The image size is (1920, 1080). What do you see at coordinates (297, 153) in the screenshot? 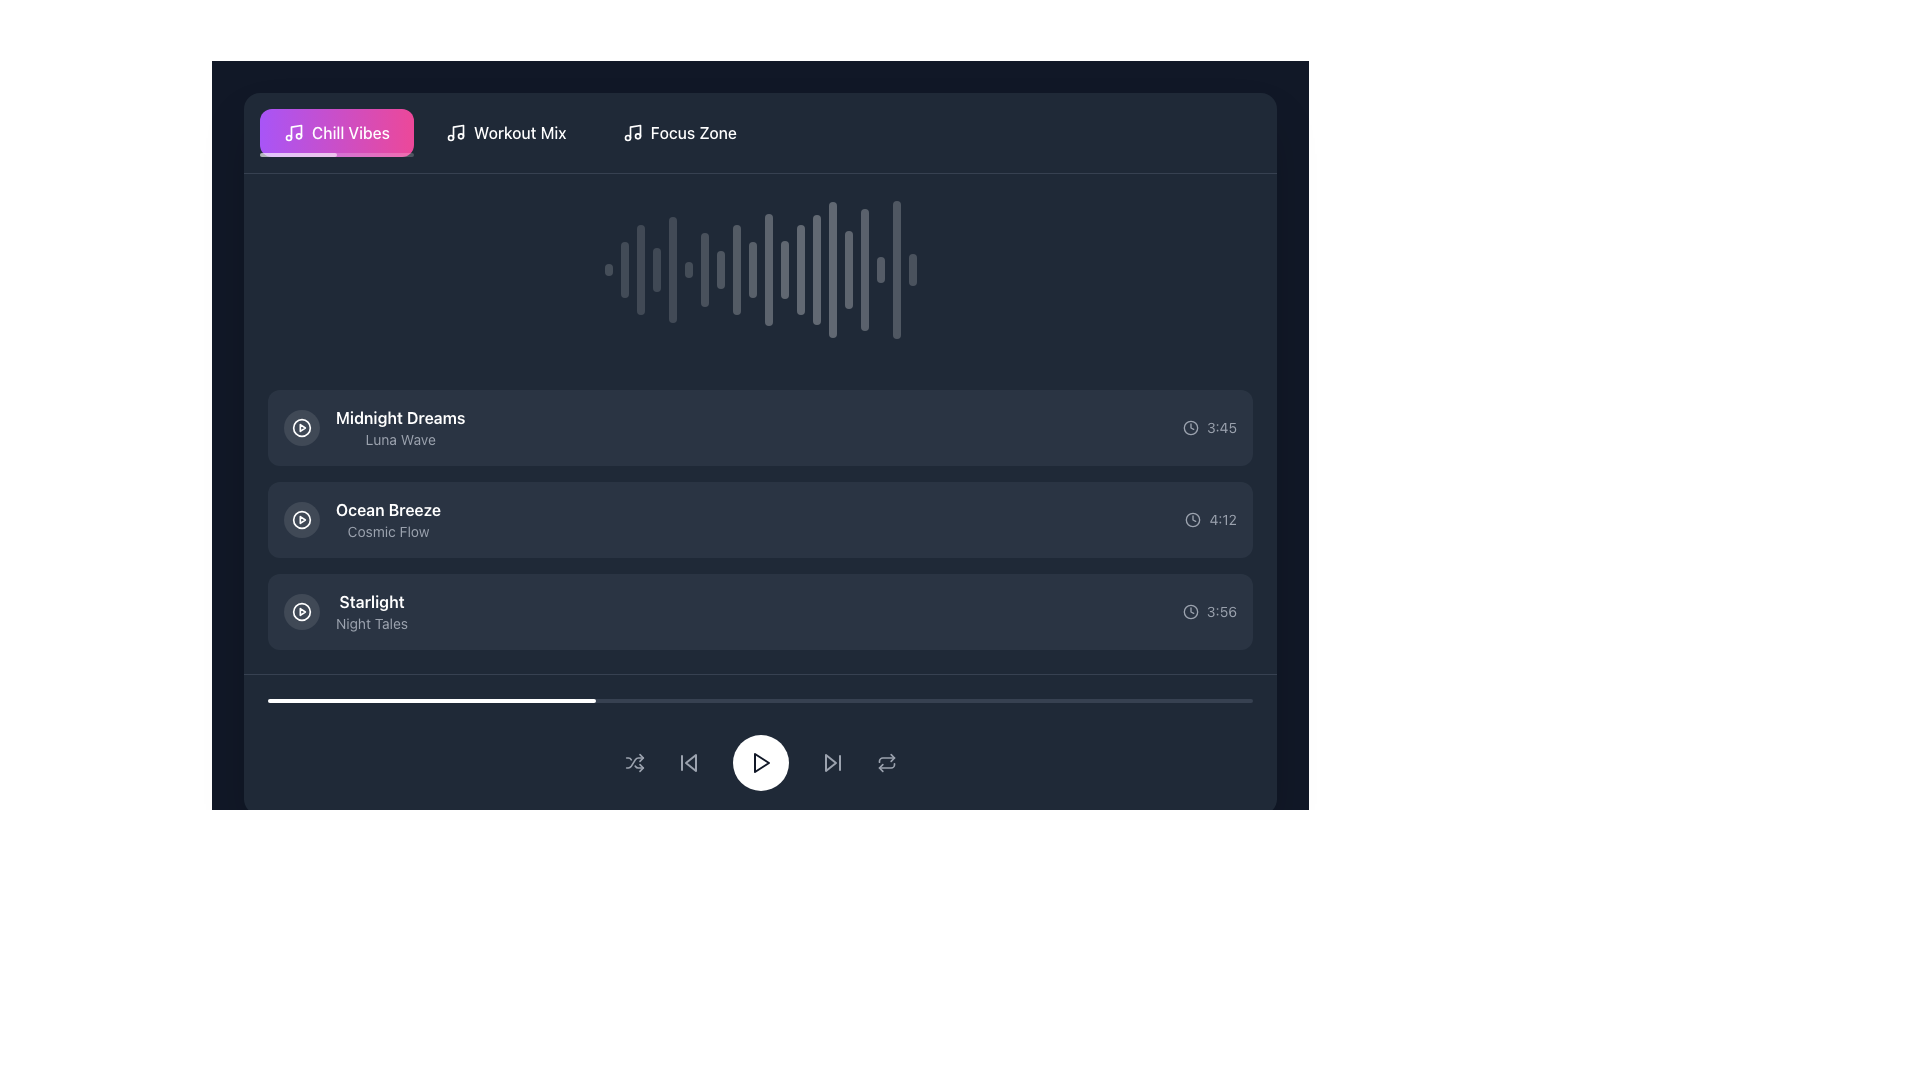
I see `the progress bar located at the bottom-left corner of the 'Chill Vibes' tab to indicate loading or selection status` at bounding box center [297, 153].